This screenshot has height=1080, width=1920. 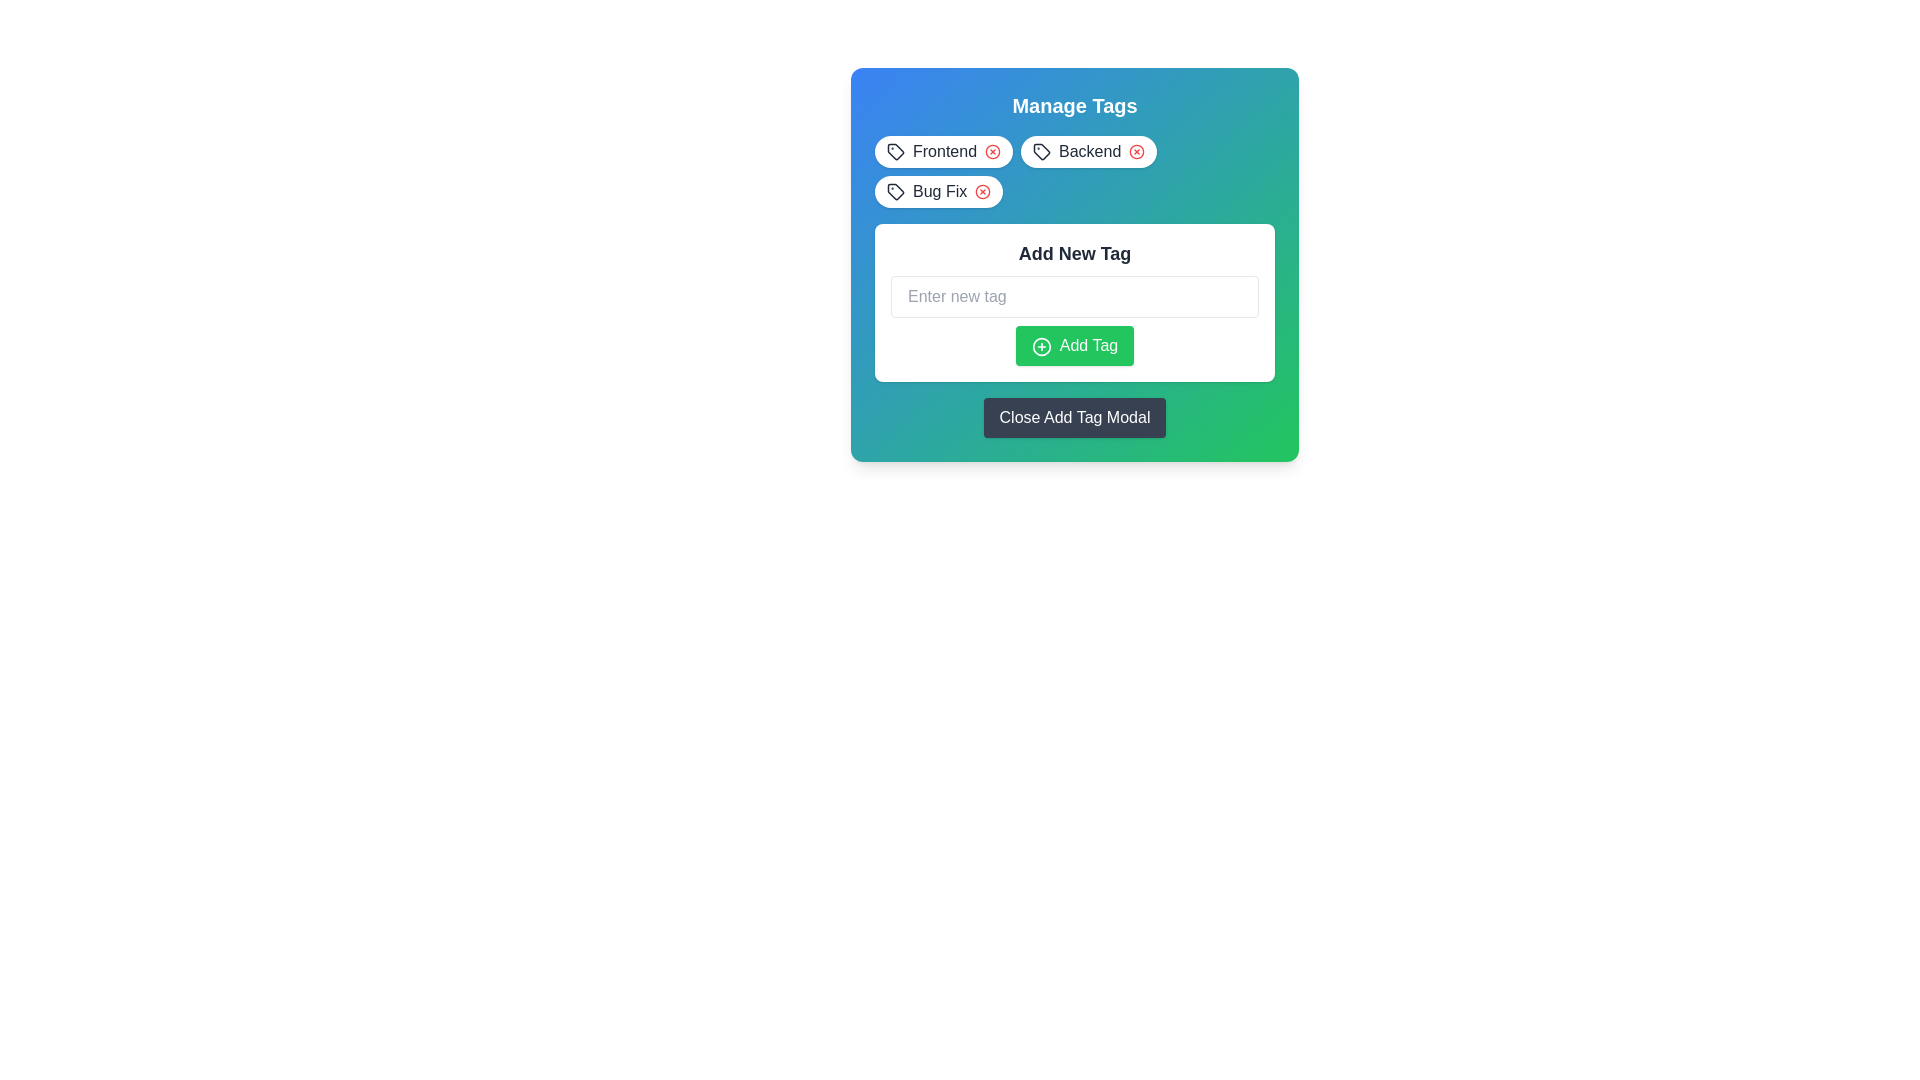 What do you see at coordinates (993, 150) in the screenshot?
I see `the circular graphic element that serves as the close button for the 'Frontend' tag, indicating its functionality to remove or dismiss the associated tag label` at bounding box center [993, 150].